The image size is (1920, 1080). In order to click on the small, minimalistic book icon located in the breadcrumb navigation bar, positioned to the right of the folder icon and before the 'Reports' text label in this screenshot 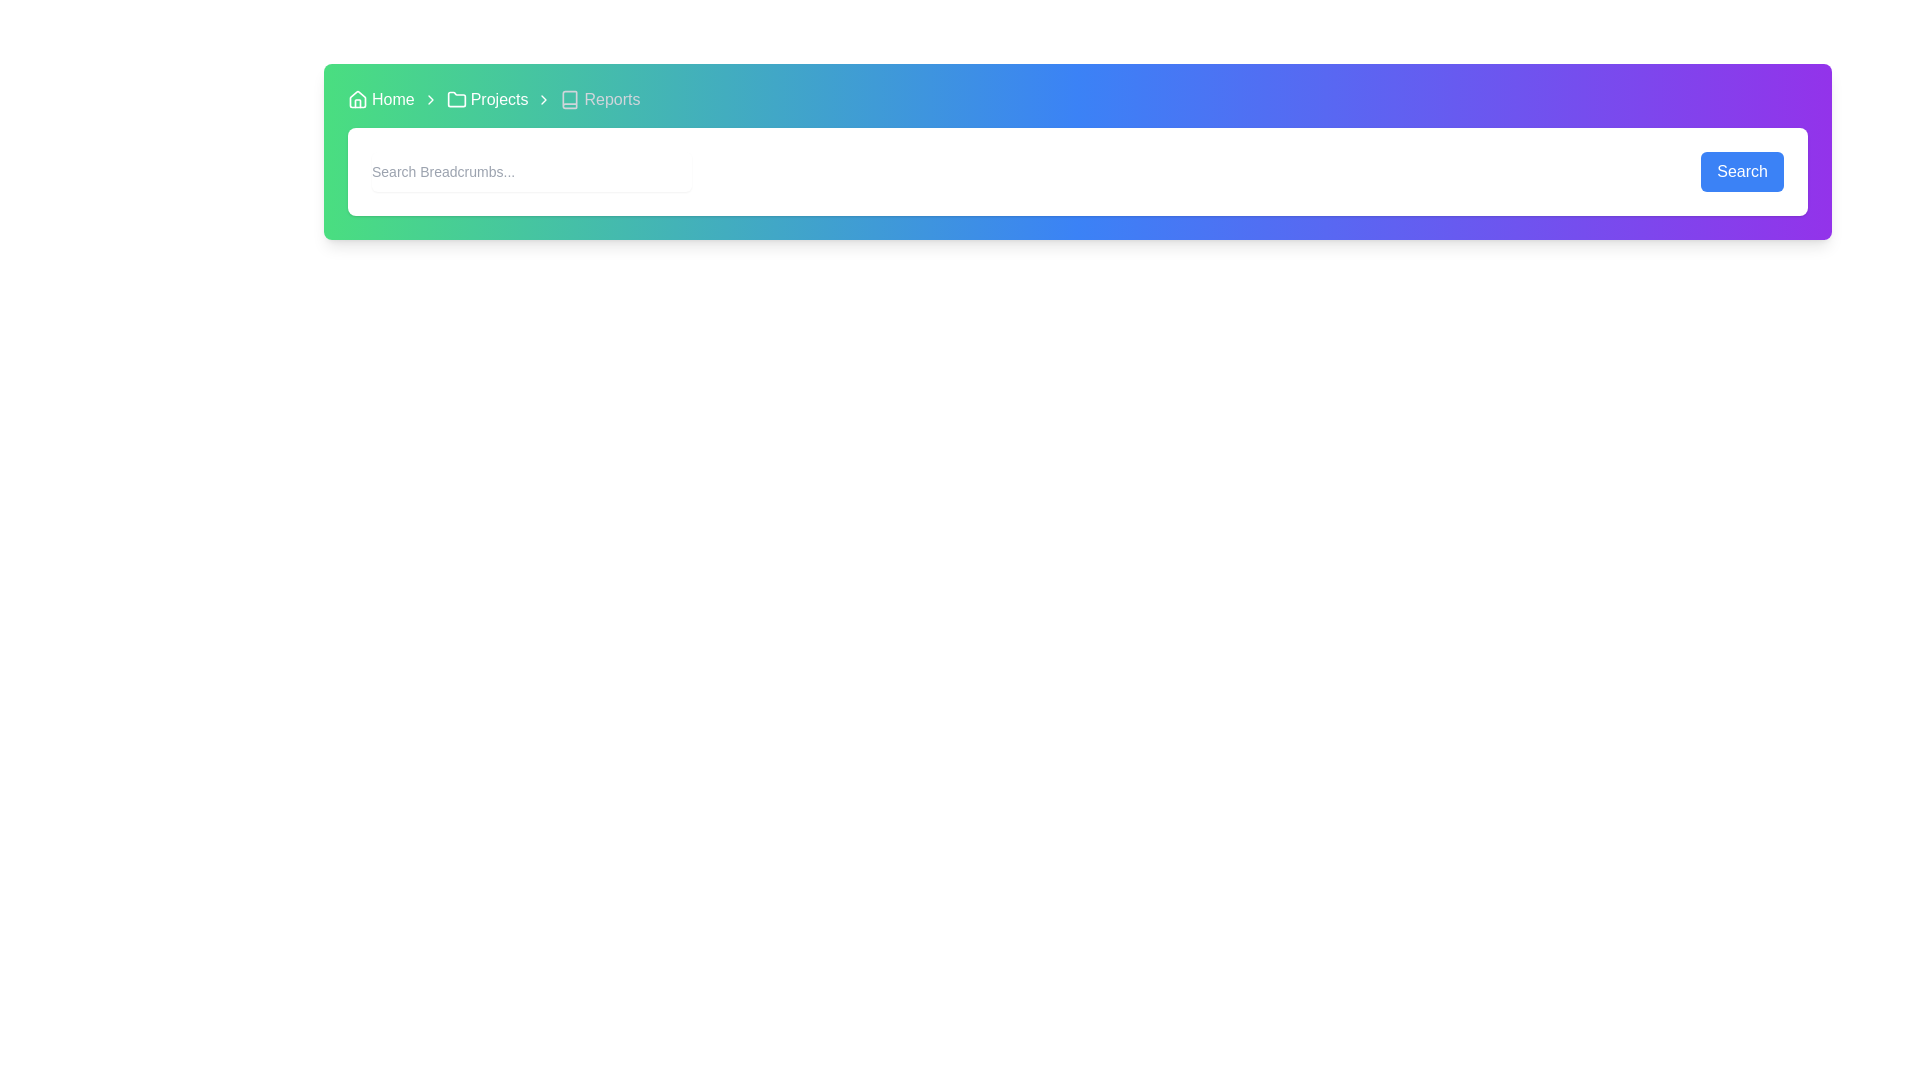, I will do `click(569, 100)`.